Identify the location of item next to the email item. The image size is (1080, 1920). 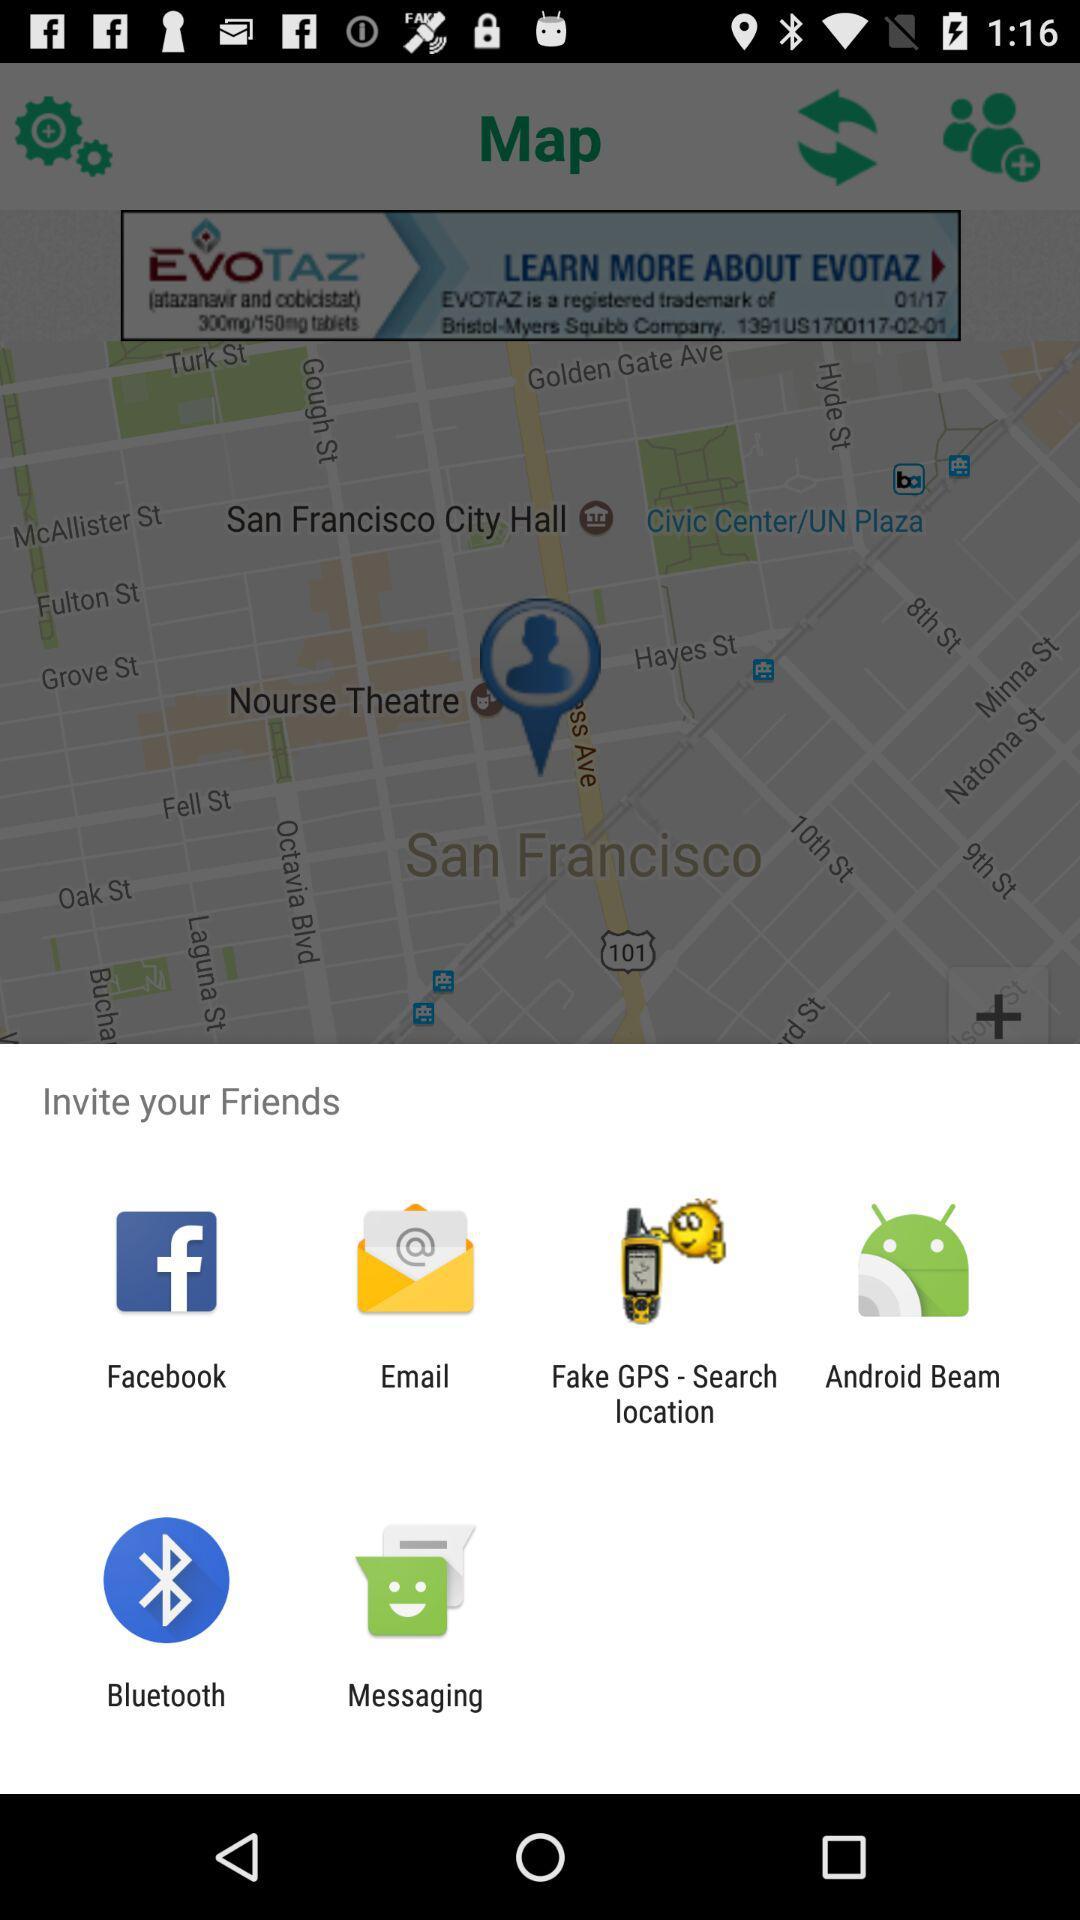
(664, 1392).